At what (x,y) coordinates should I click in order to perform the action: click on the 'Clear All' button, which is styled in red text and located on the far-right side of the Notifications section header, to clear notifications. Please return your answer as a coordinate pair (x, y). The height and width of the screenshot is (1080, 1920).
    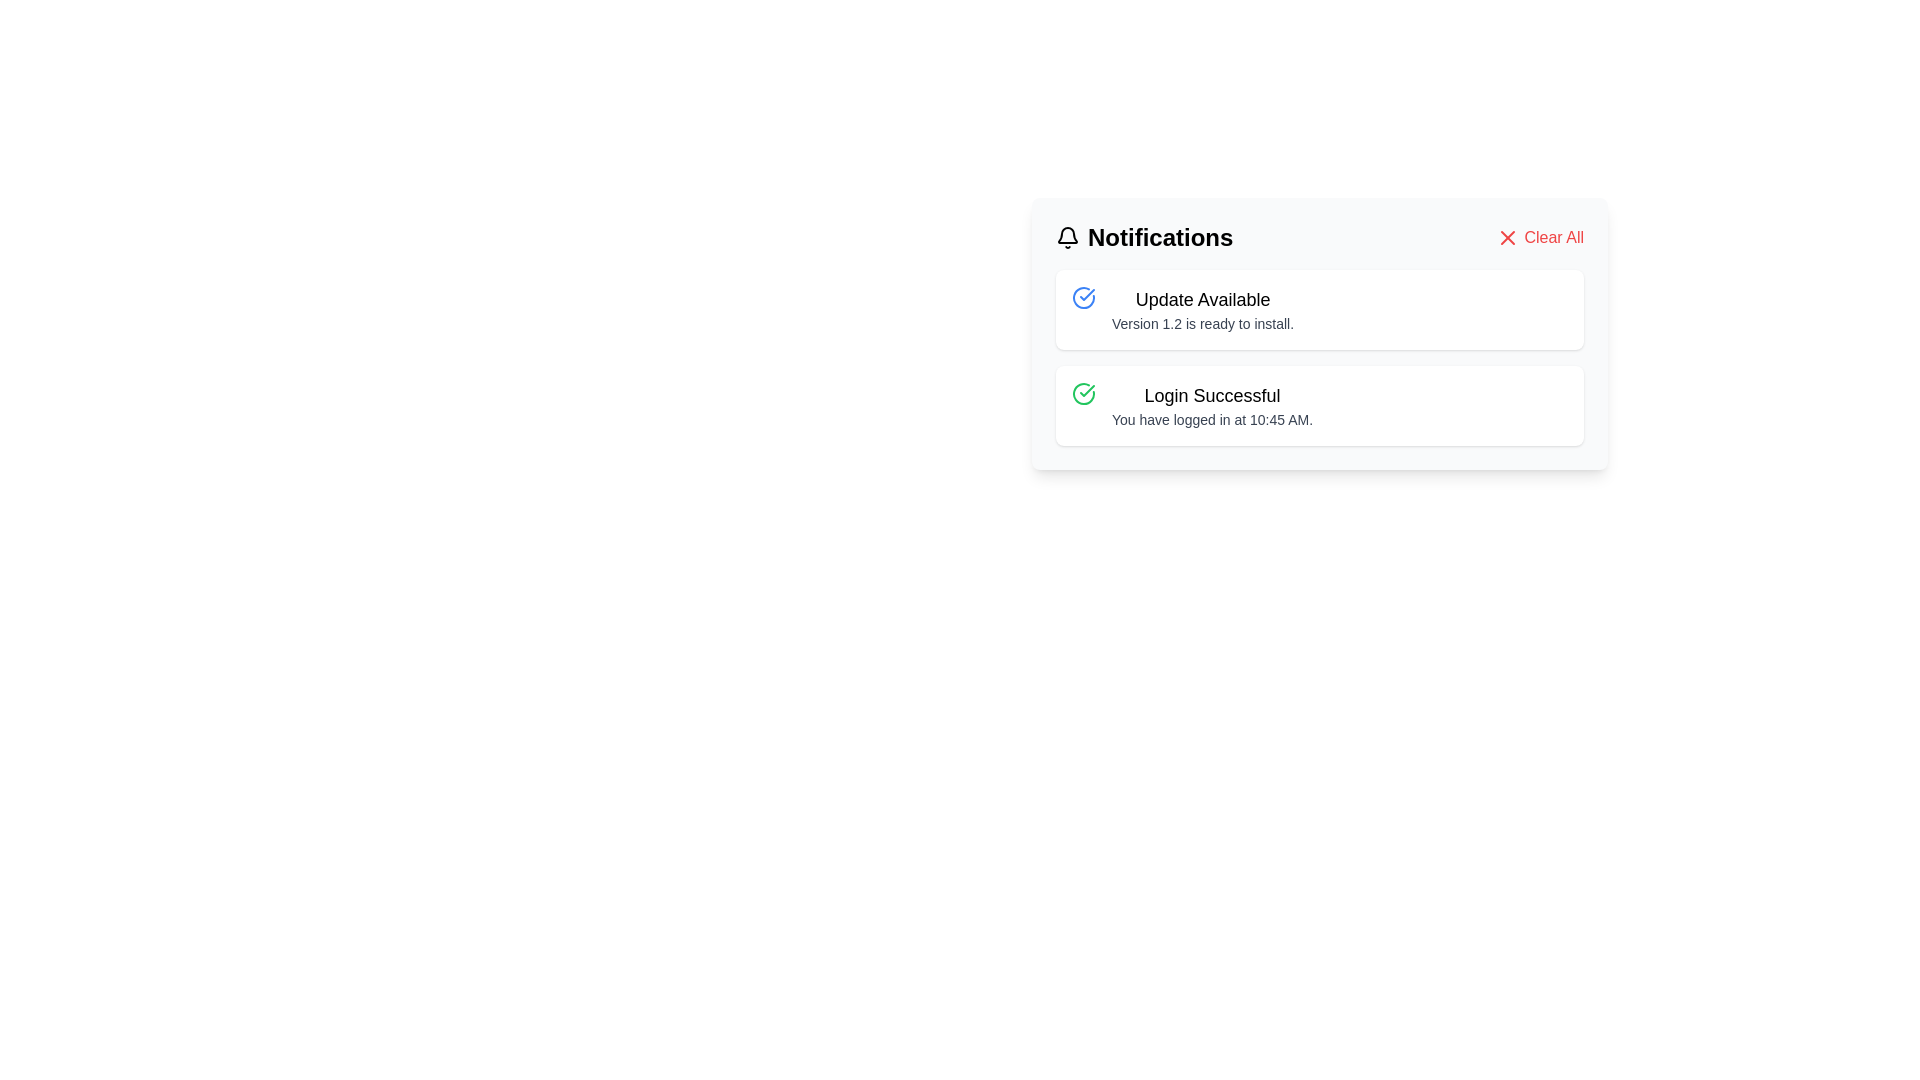
    Looking at the image, I should click on (1539, 237).